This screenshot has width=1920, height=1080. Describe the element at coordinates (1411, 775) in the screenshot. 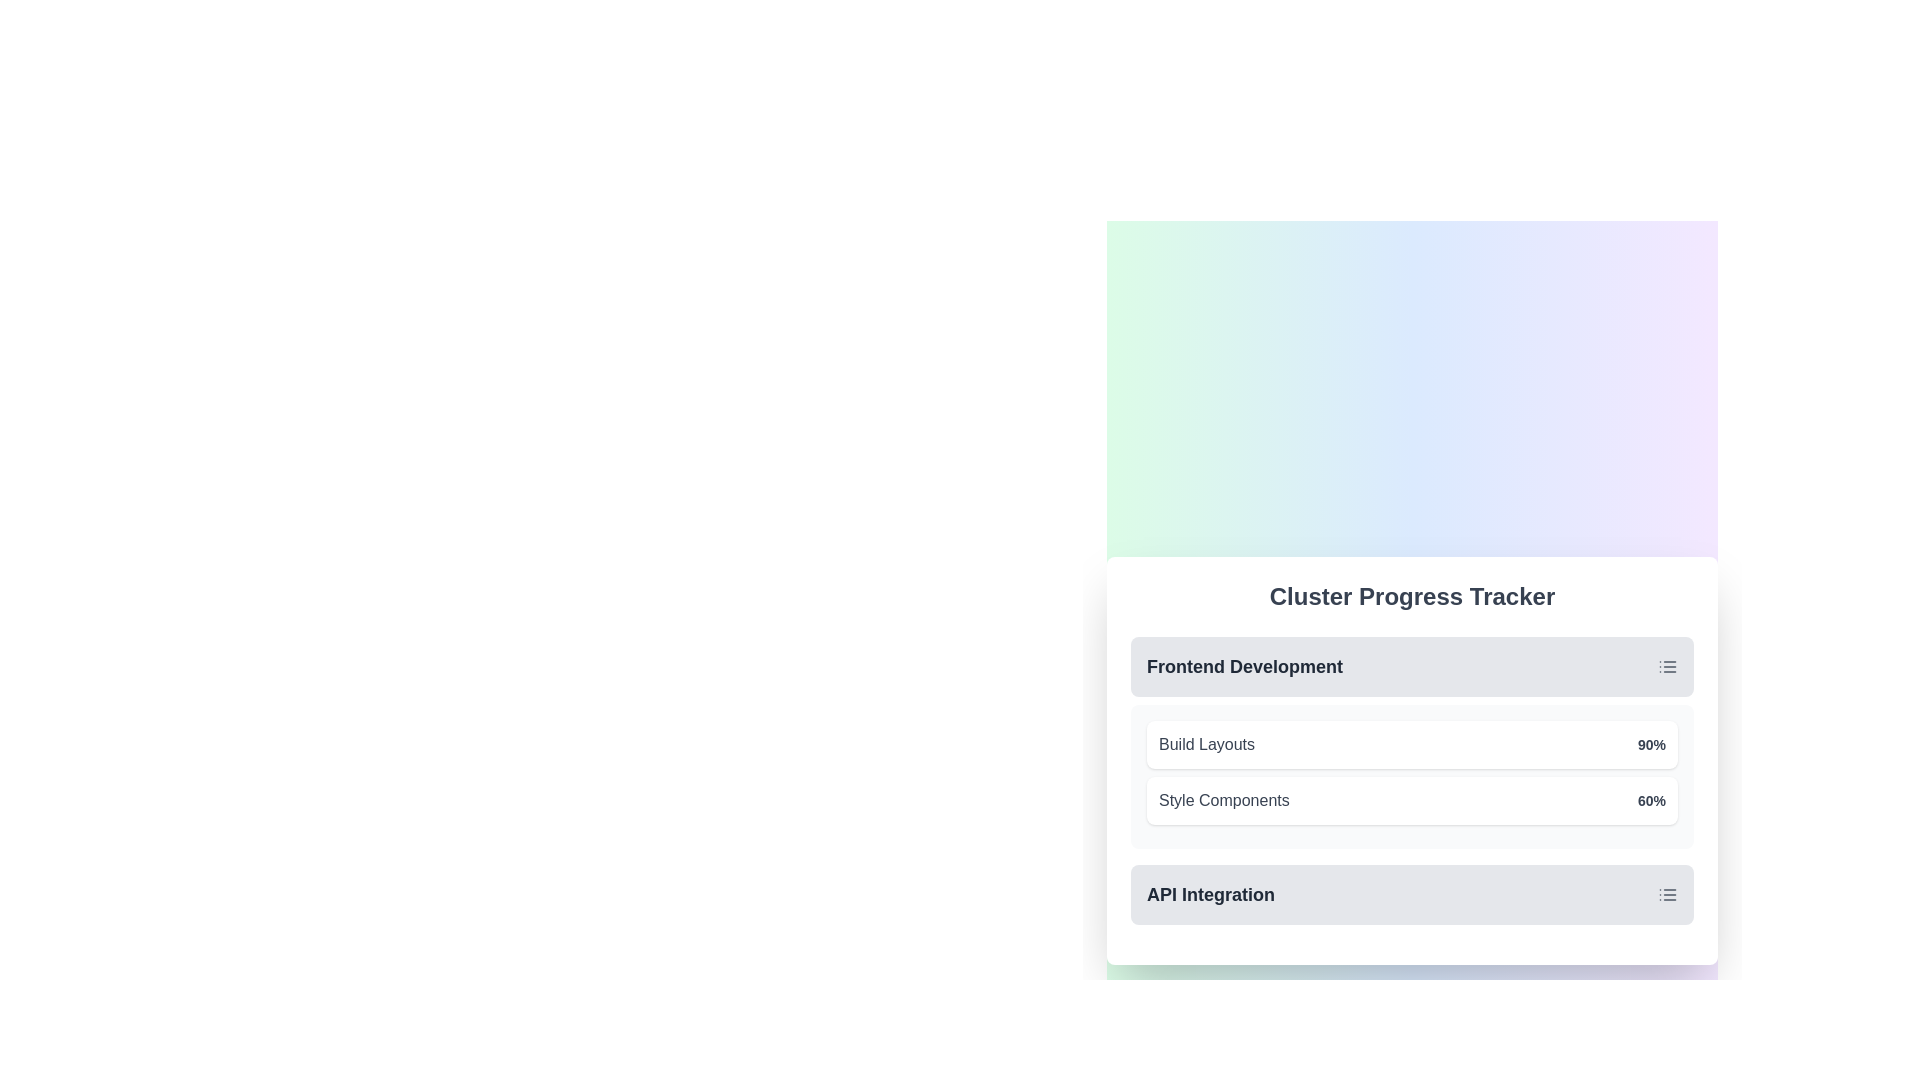

I see `the Progress tracker with multiple rows that displays progress indicators for tasks like 'Build Layouts' and 'Style Components.'` at that location.